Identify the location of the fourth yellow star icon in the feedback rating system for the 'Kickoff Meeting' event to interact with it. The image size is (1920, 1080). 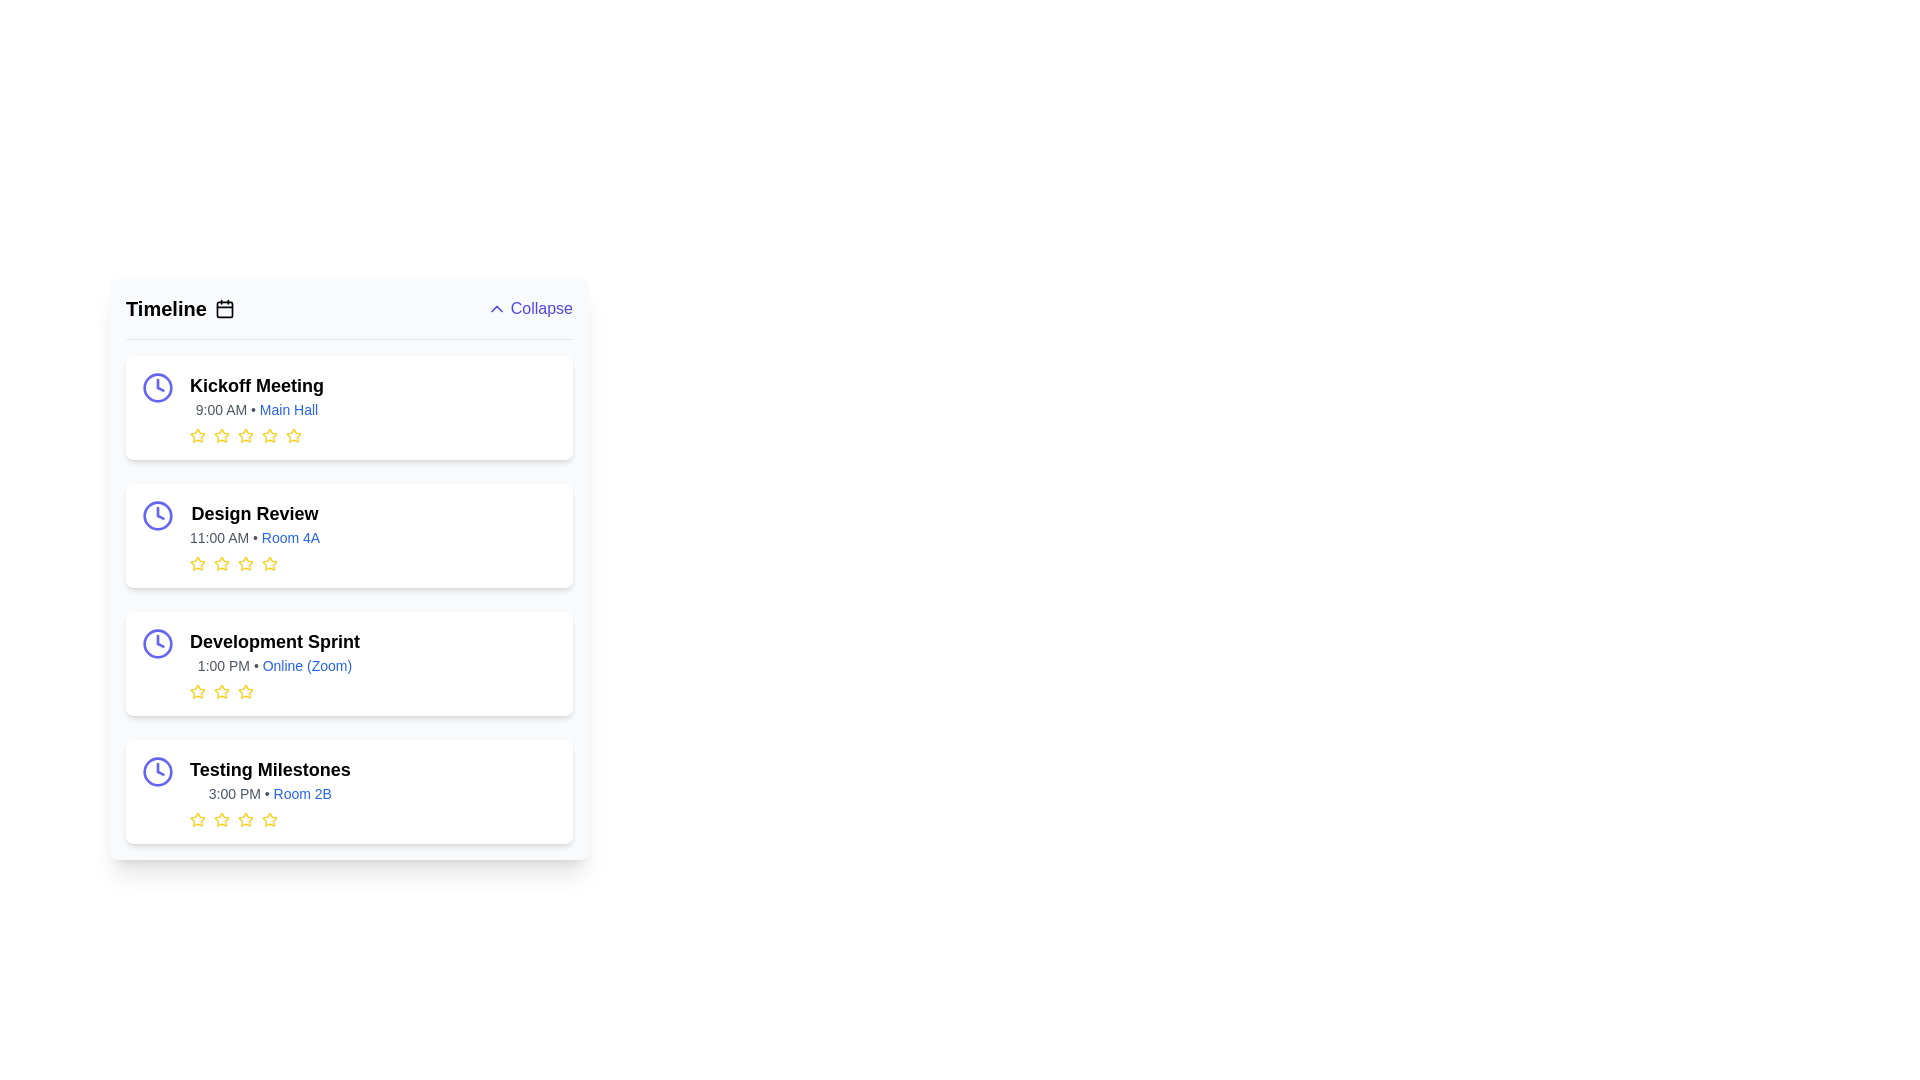
(197, 434).